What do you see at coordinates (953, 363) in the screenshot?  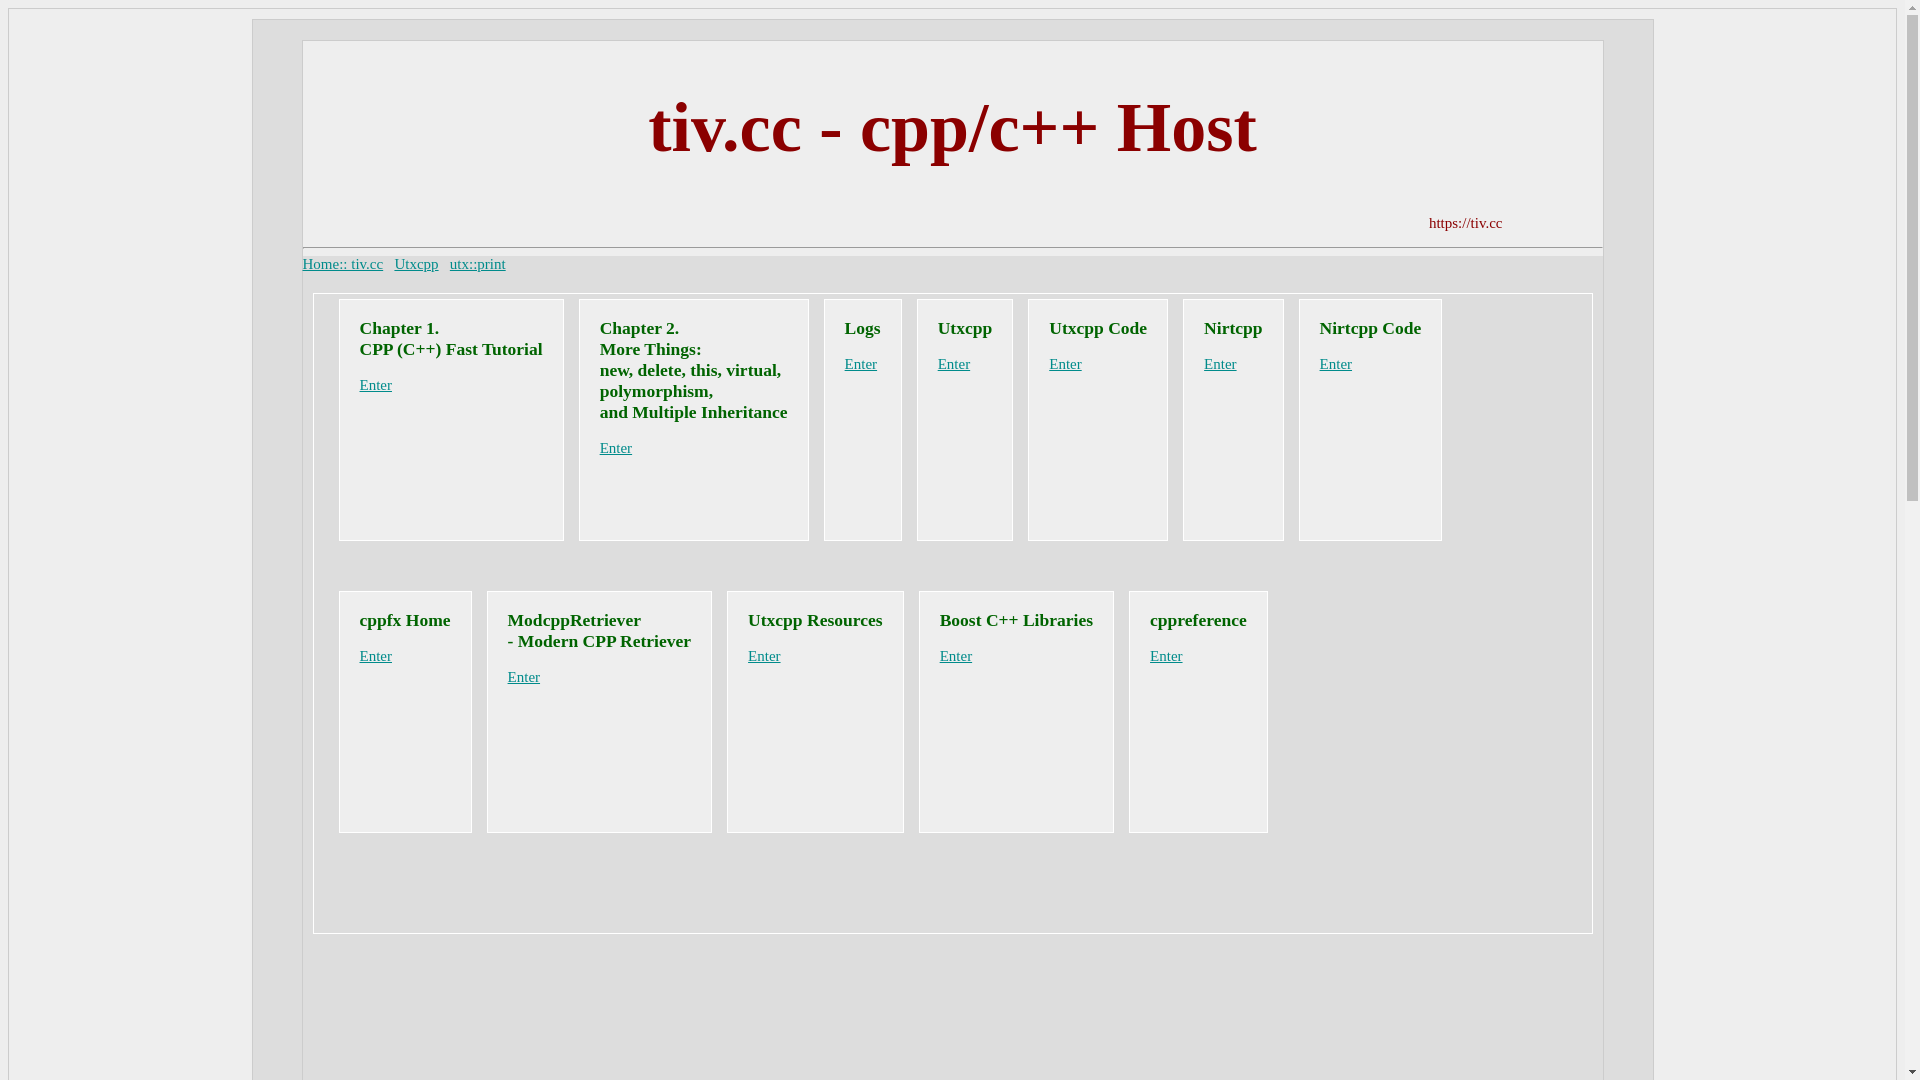 I see `'Enter'` at bounding box center [953, 363].